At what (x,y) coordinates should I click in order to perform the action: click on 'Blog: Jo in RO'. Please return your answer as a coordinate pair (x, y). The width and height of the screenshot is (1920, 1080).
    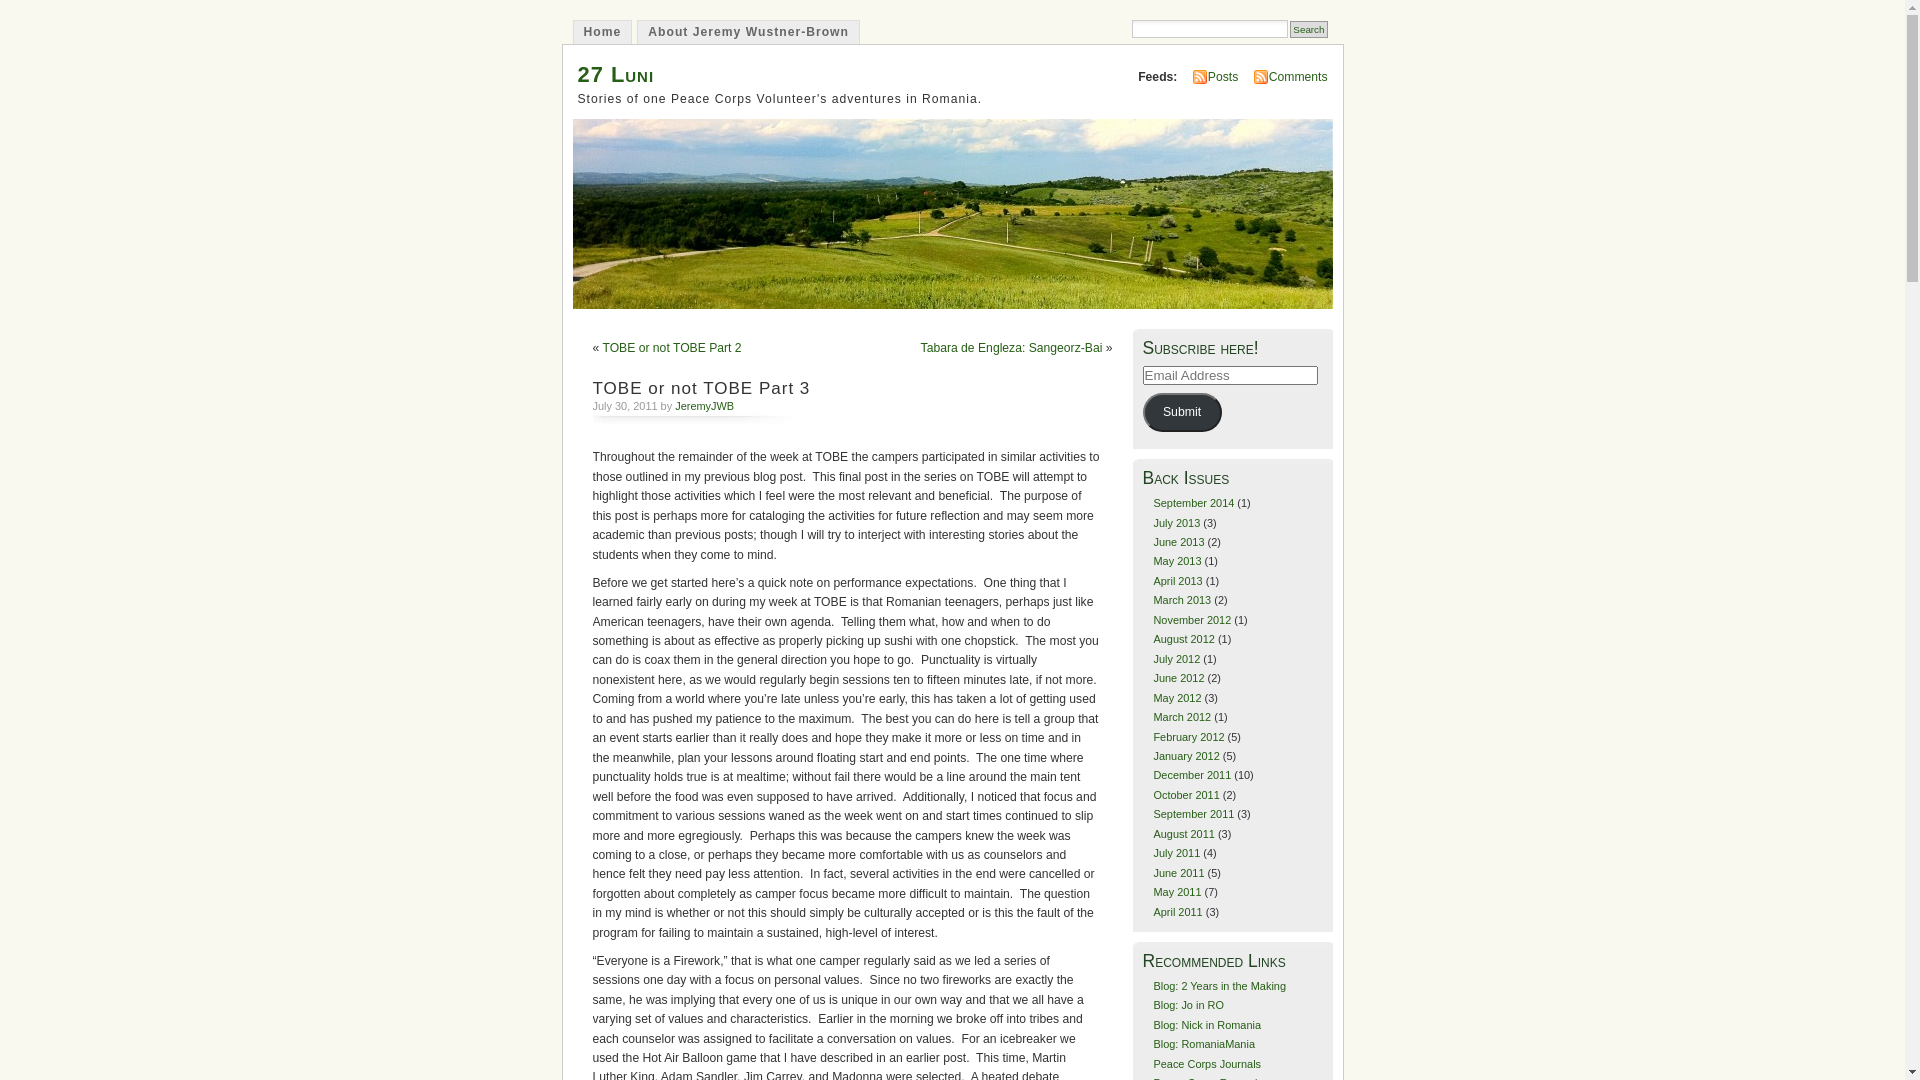
    Looking at the image, I should click on (1188, 1005).